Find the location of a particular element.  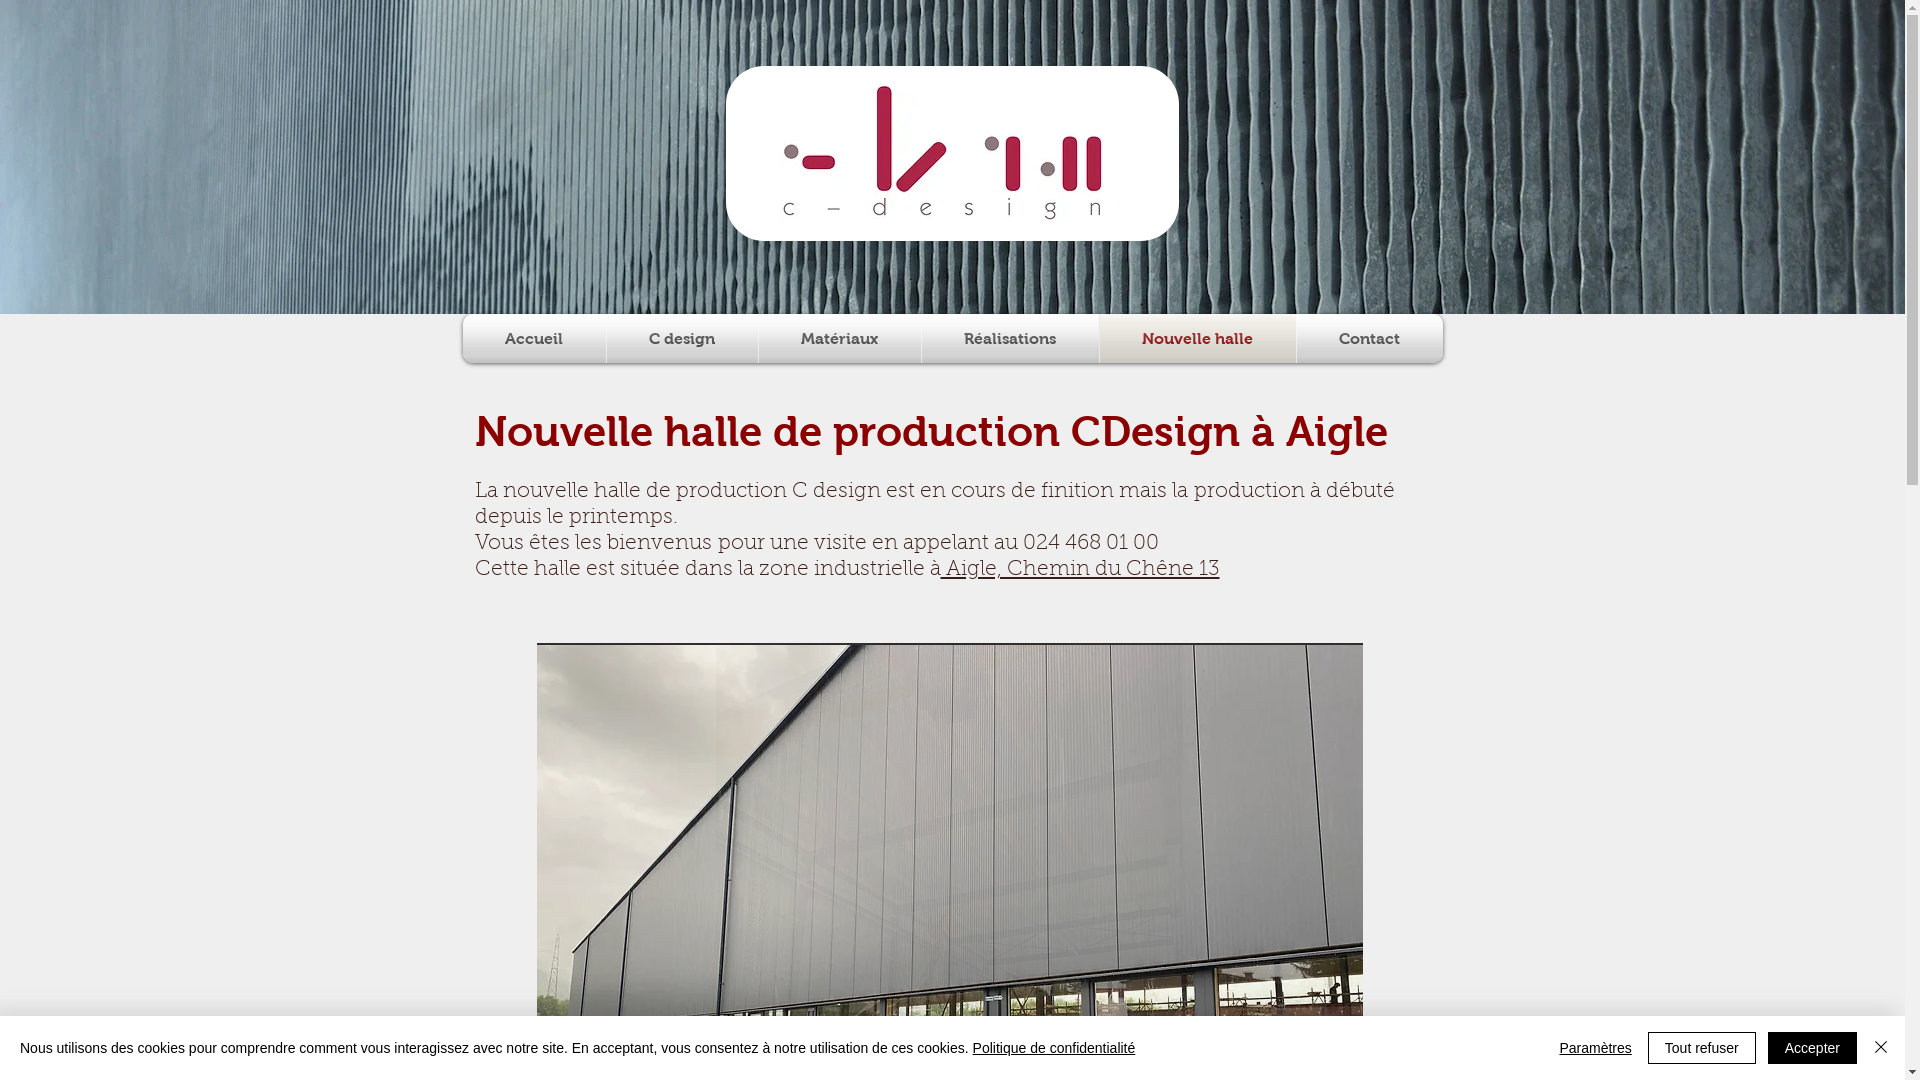

'Nouvelle halle' is located at coordinates (1198, 337).